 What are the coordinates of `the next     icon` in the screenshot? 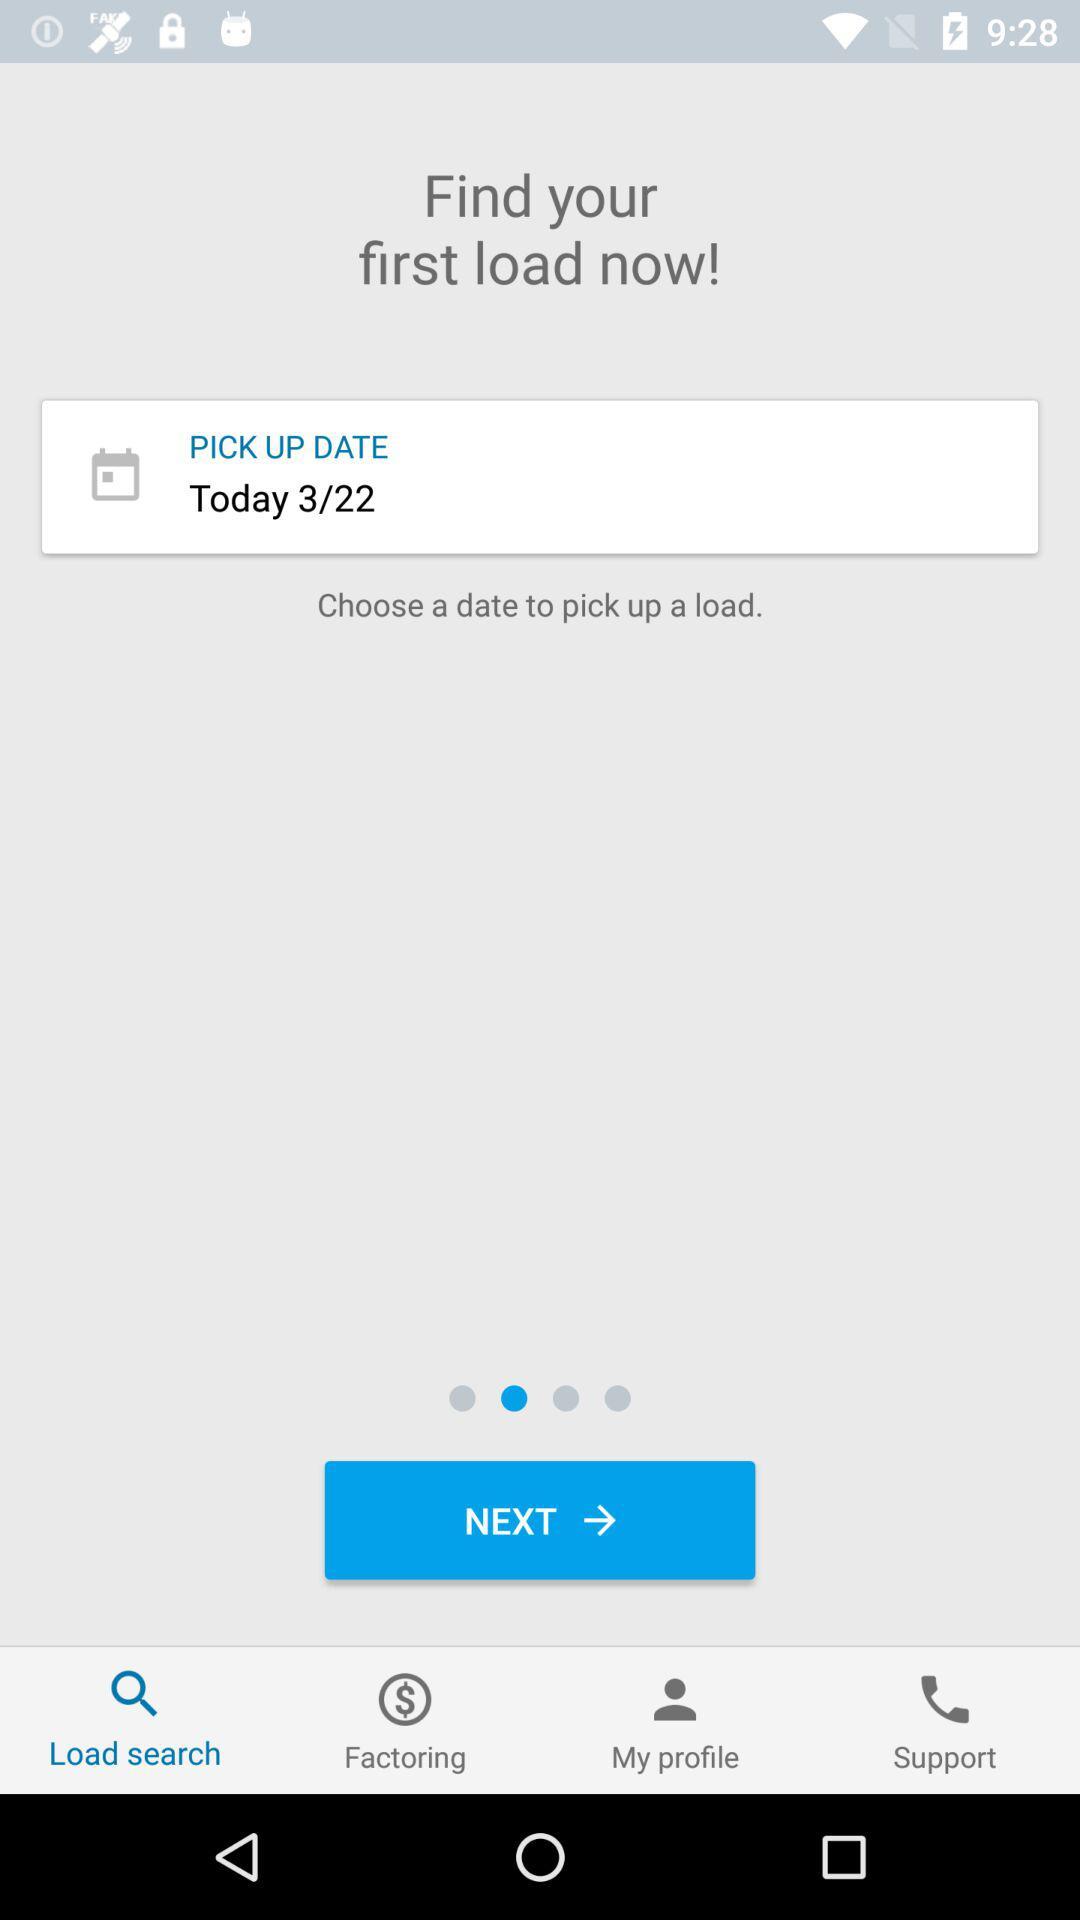 It's located at (540, 1520).